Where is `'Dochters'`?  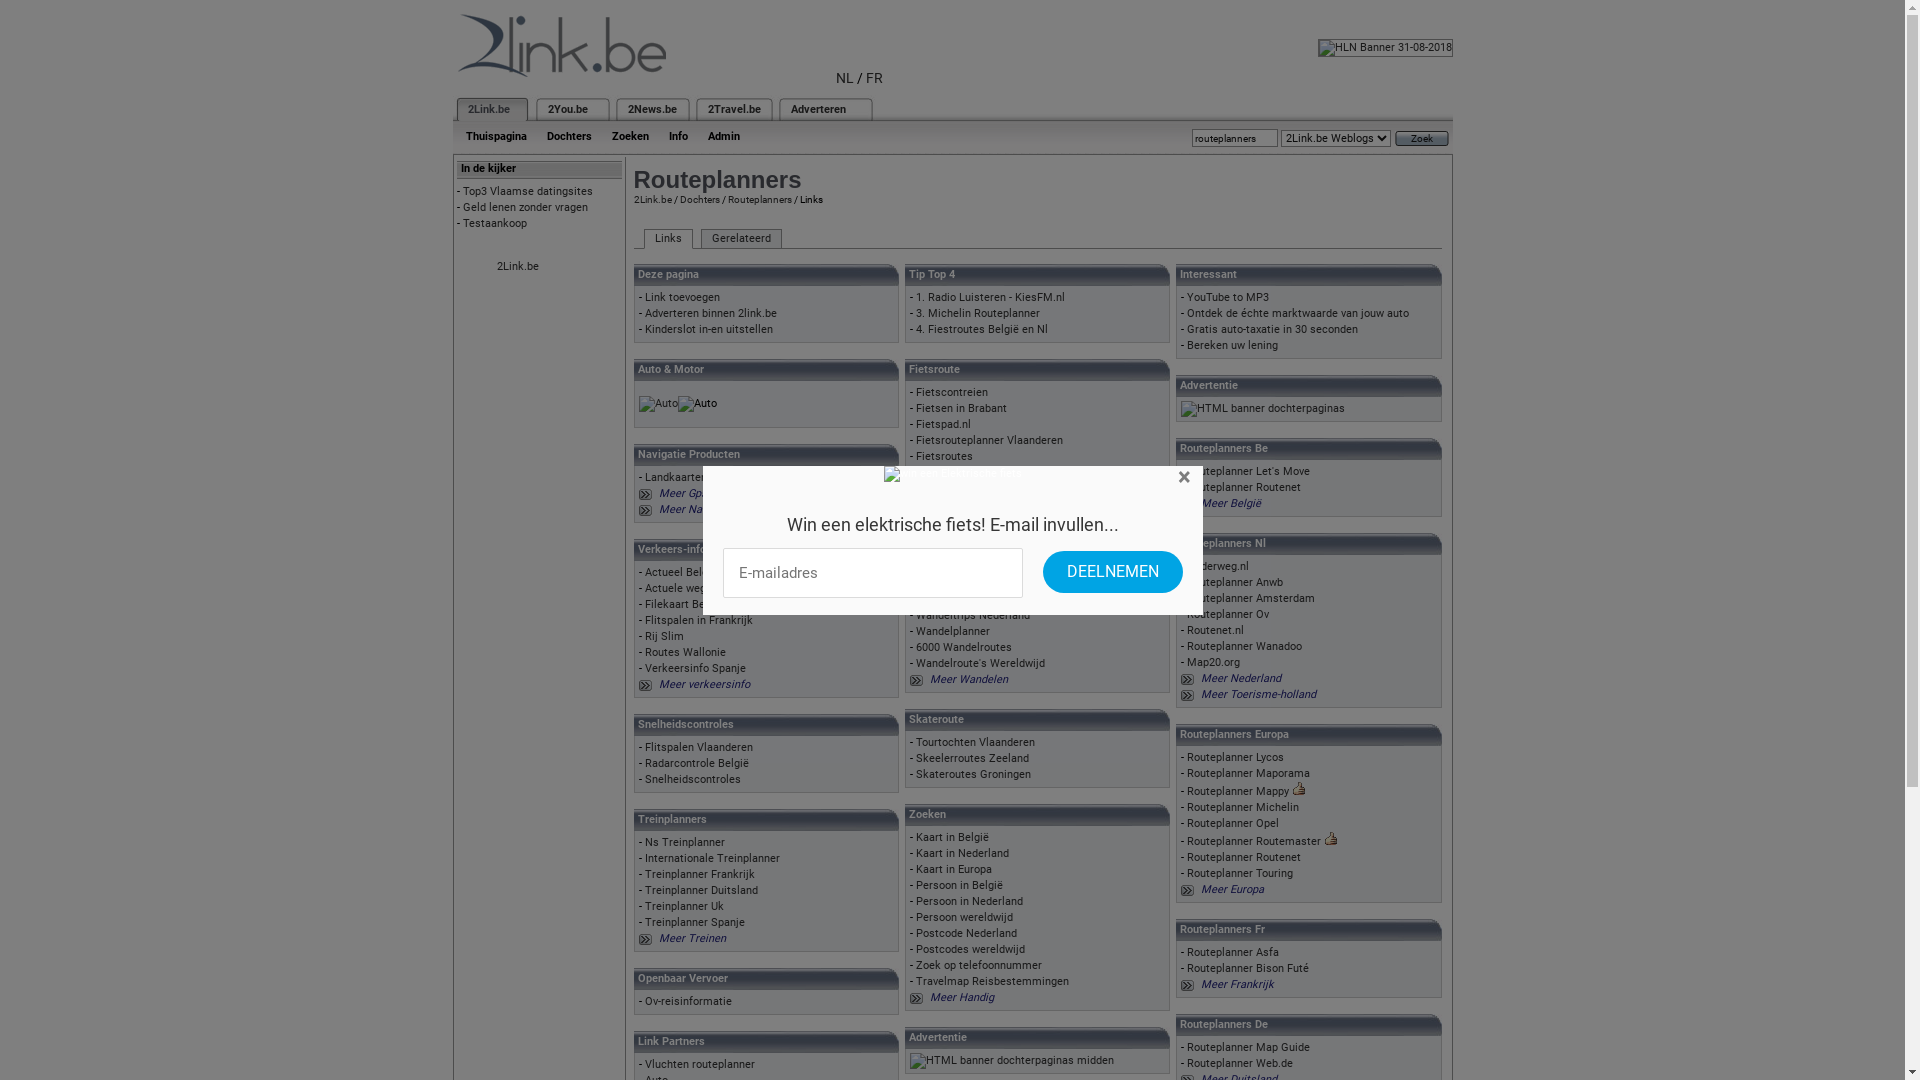
'Dochters' is located at coordinates (567, 135).